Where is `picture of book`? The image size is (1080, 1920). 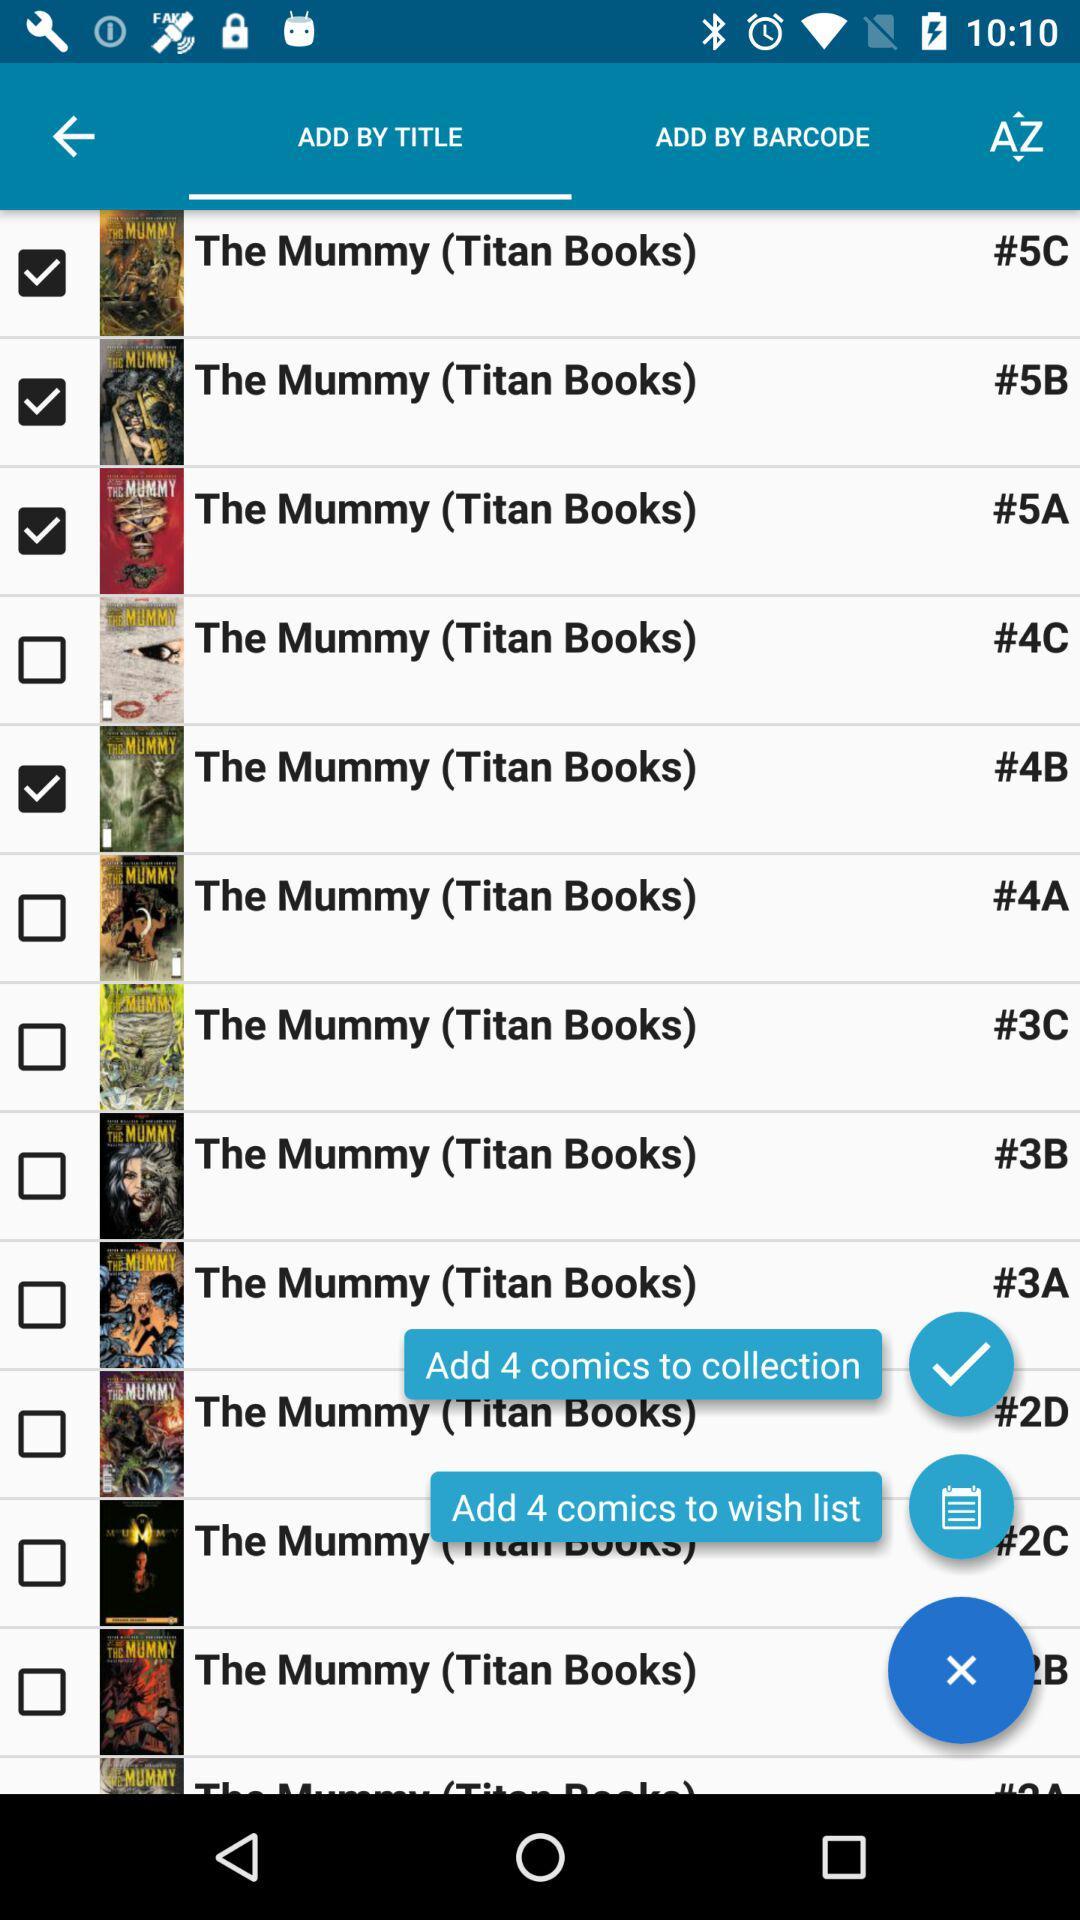
picture of book is located at coordinates (140, 1305).